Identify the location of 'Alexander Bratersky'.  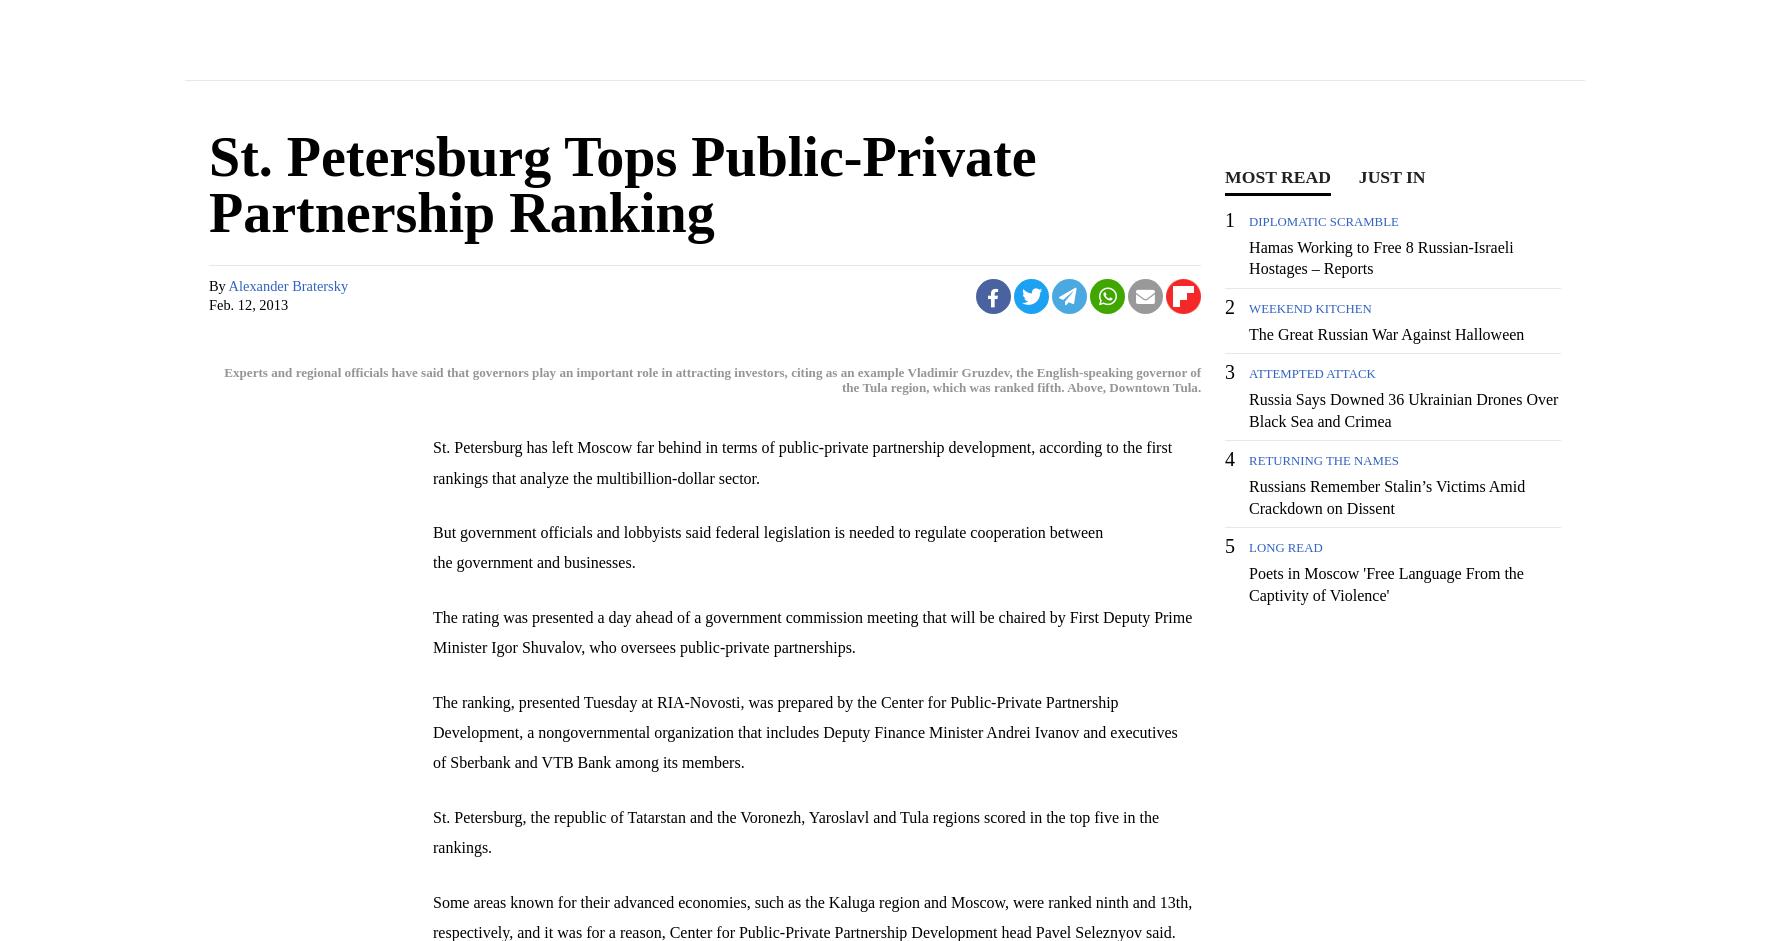
(287, 285).